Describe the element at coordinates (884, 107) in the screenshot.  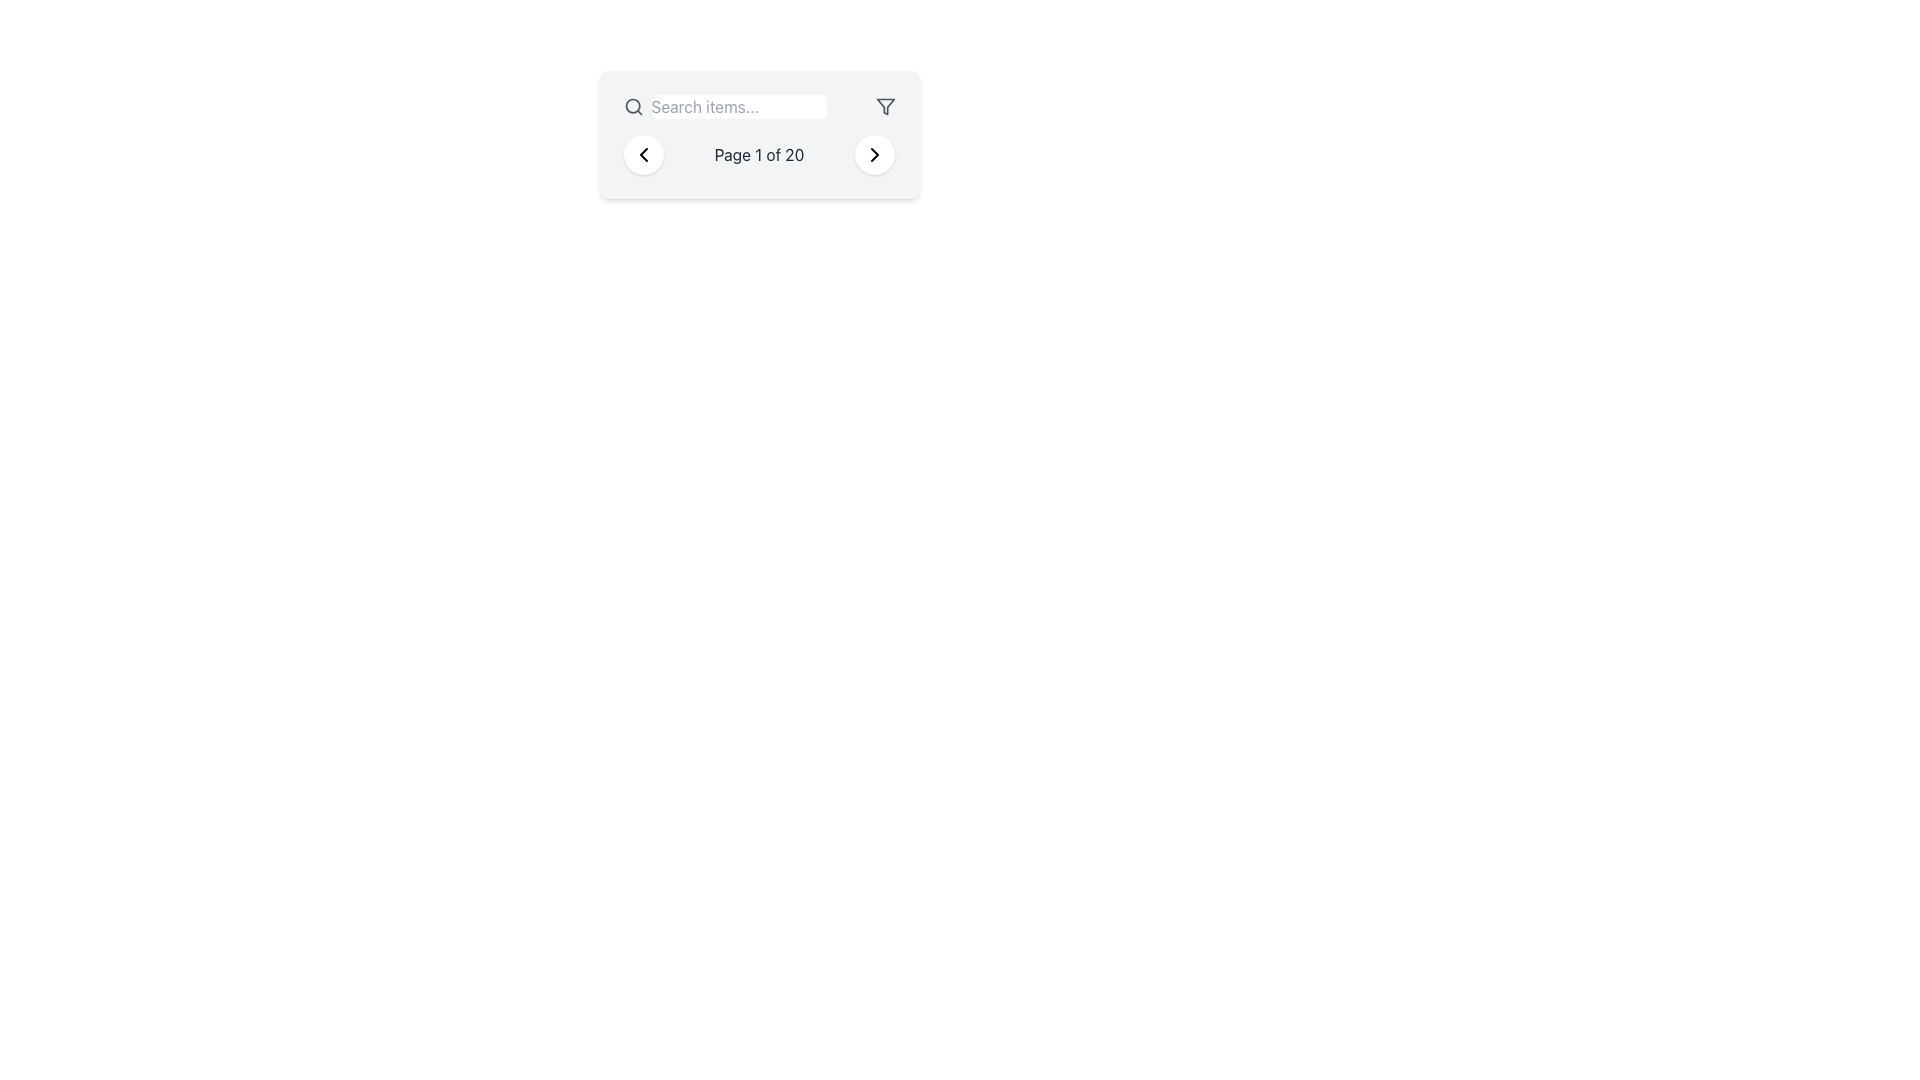
I see `the Filter icon located at the far right of the search bar` at that location.